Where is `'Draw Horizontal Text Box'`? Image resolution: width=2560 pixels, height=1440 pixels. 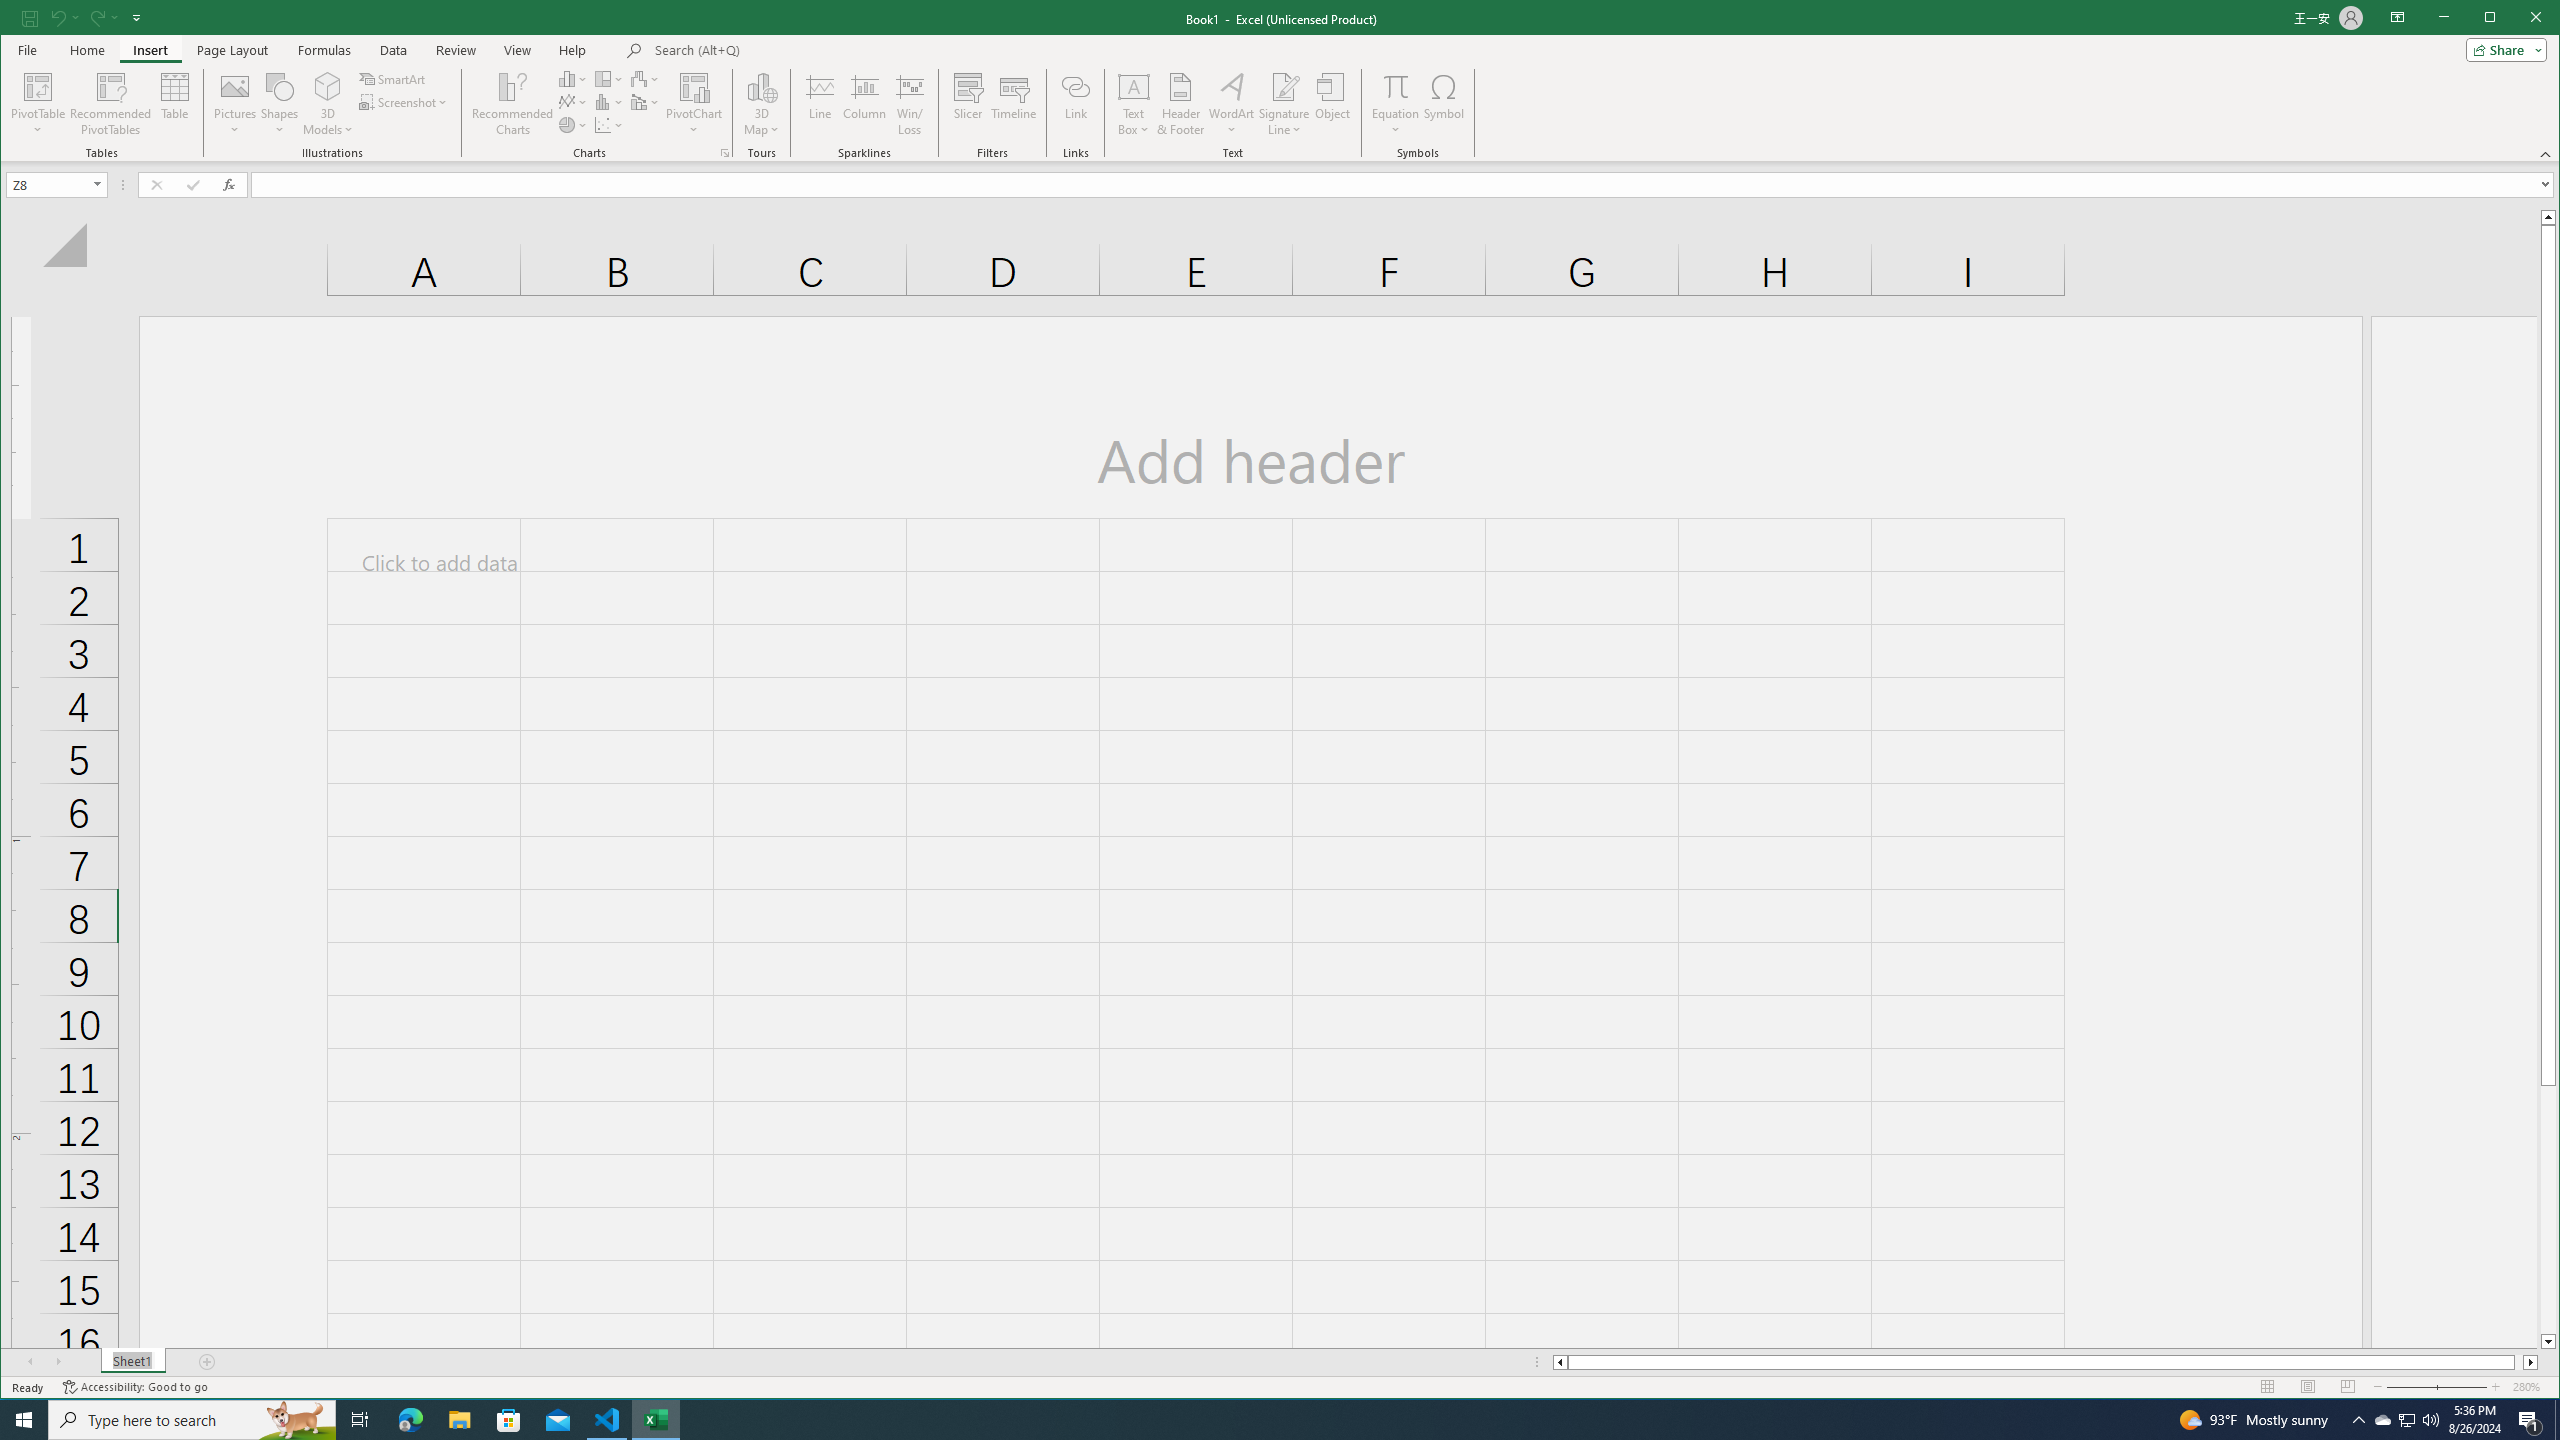 'Draw Horizontal Text Box' is located at coordinates (1133, 85).